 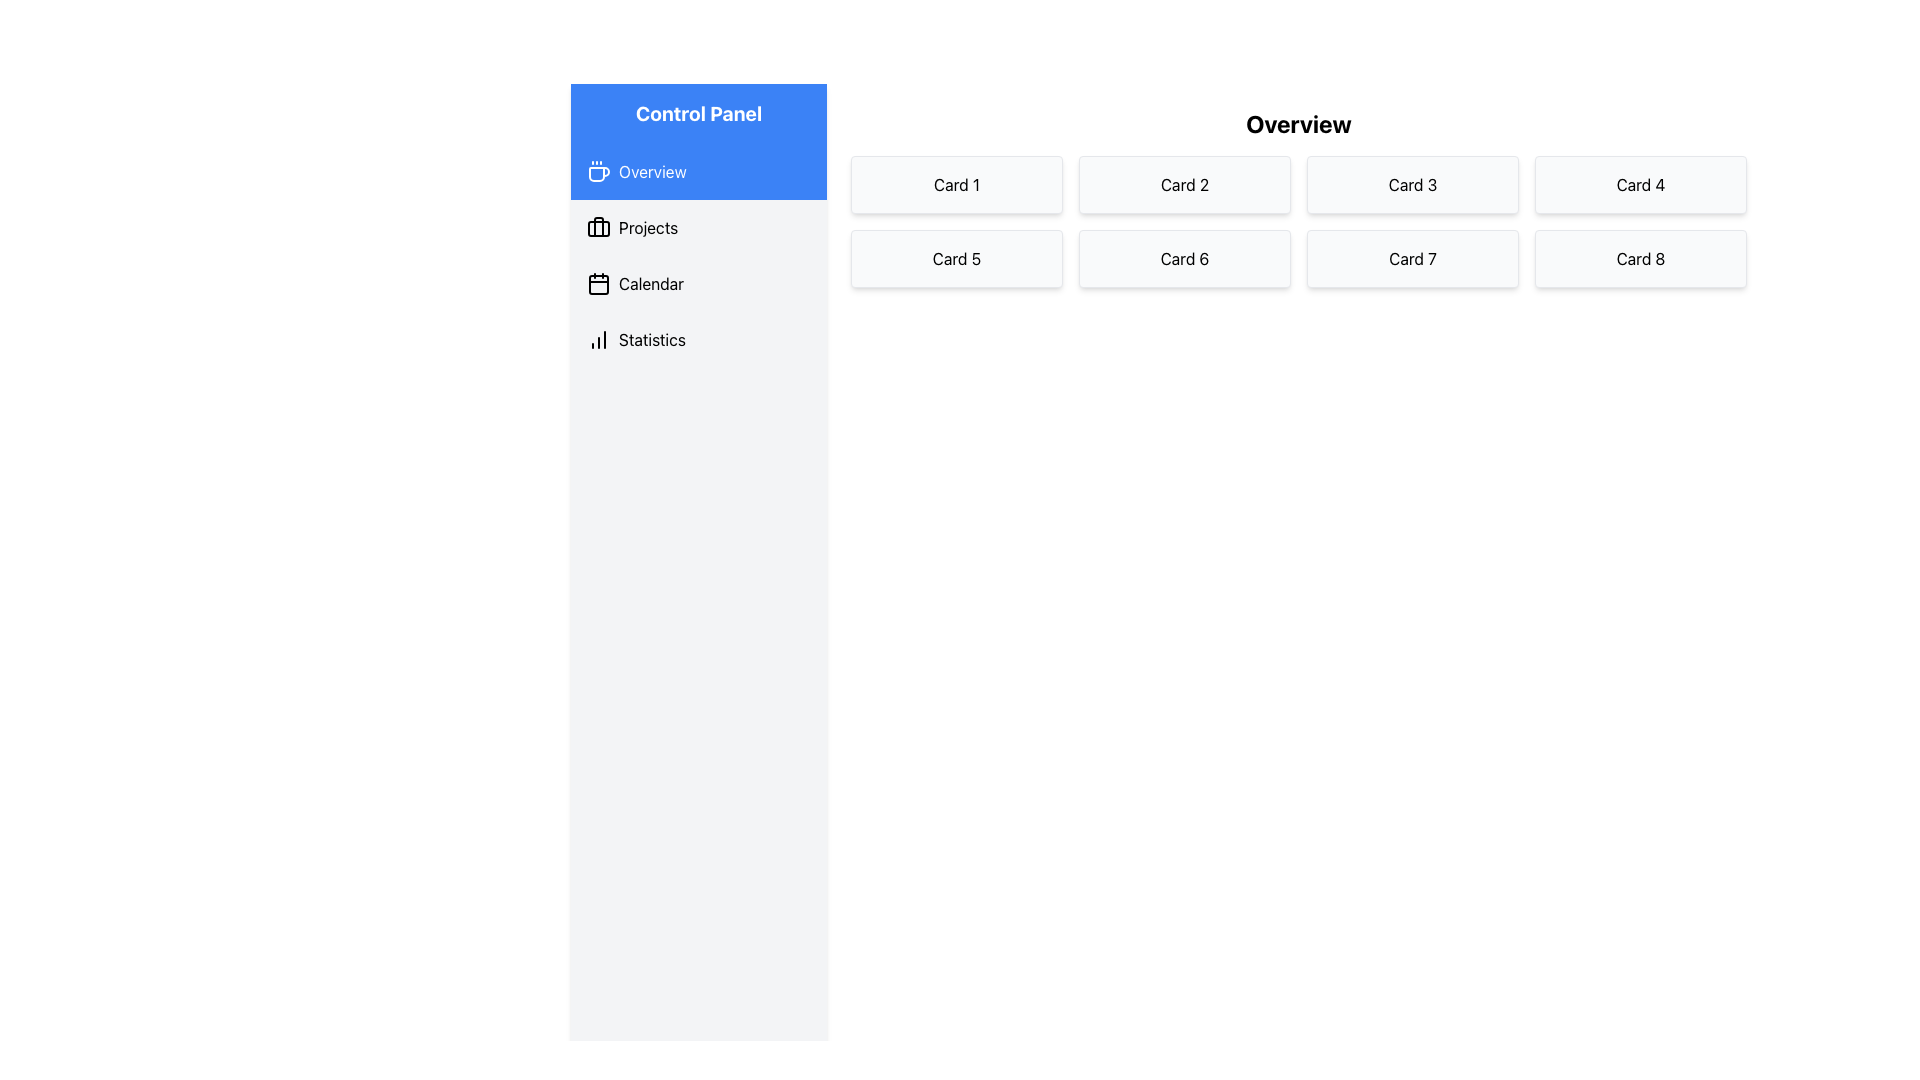 What do you see at coordinates (1641, 185) in the screenshot?
I see `the Card located in the top-right corner of the grid layout, which is the fourth card in a sequence of eight cards` at bounding box center [1641, 185].